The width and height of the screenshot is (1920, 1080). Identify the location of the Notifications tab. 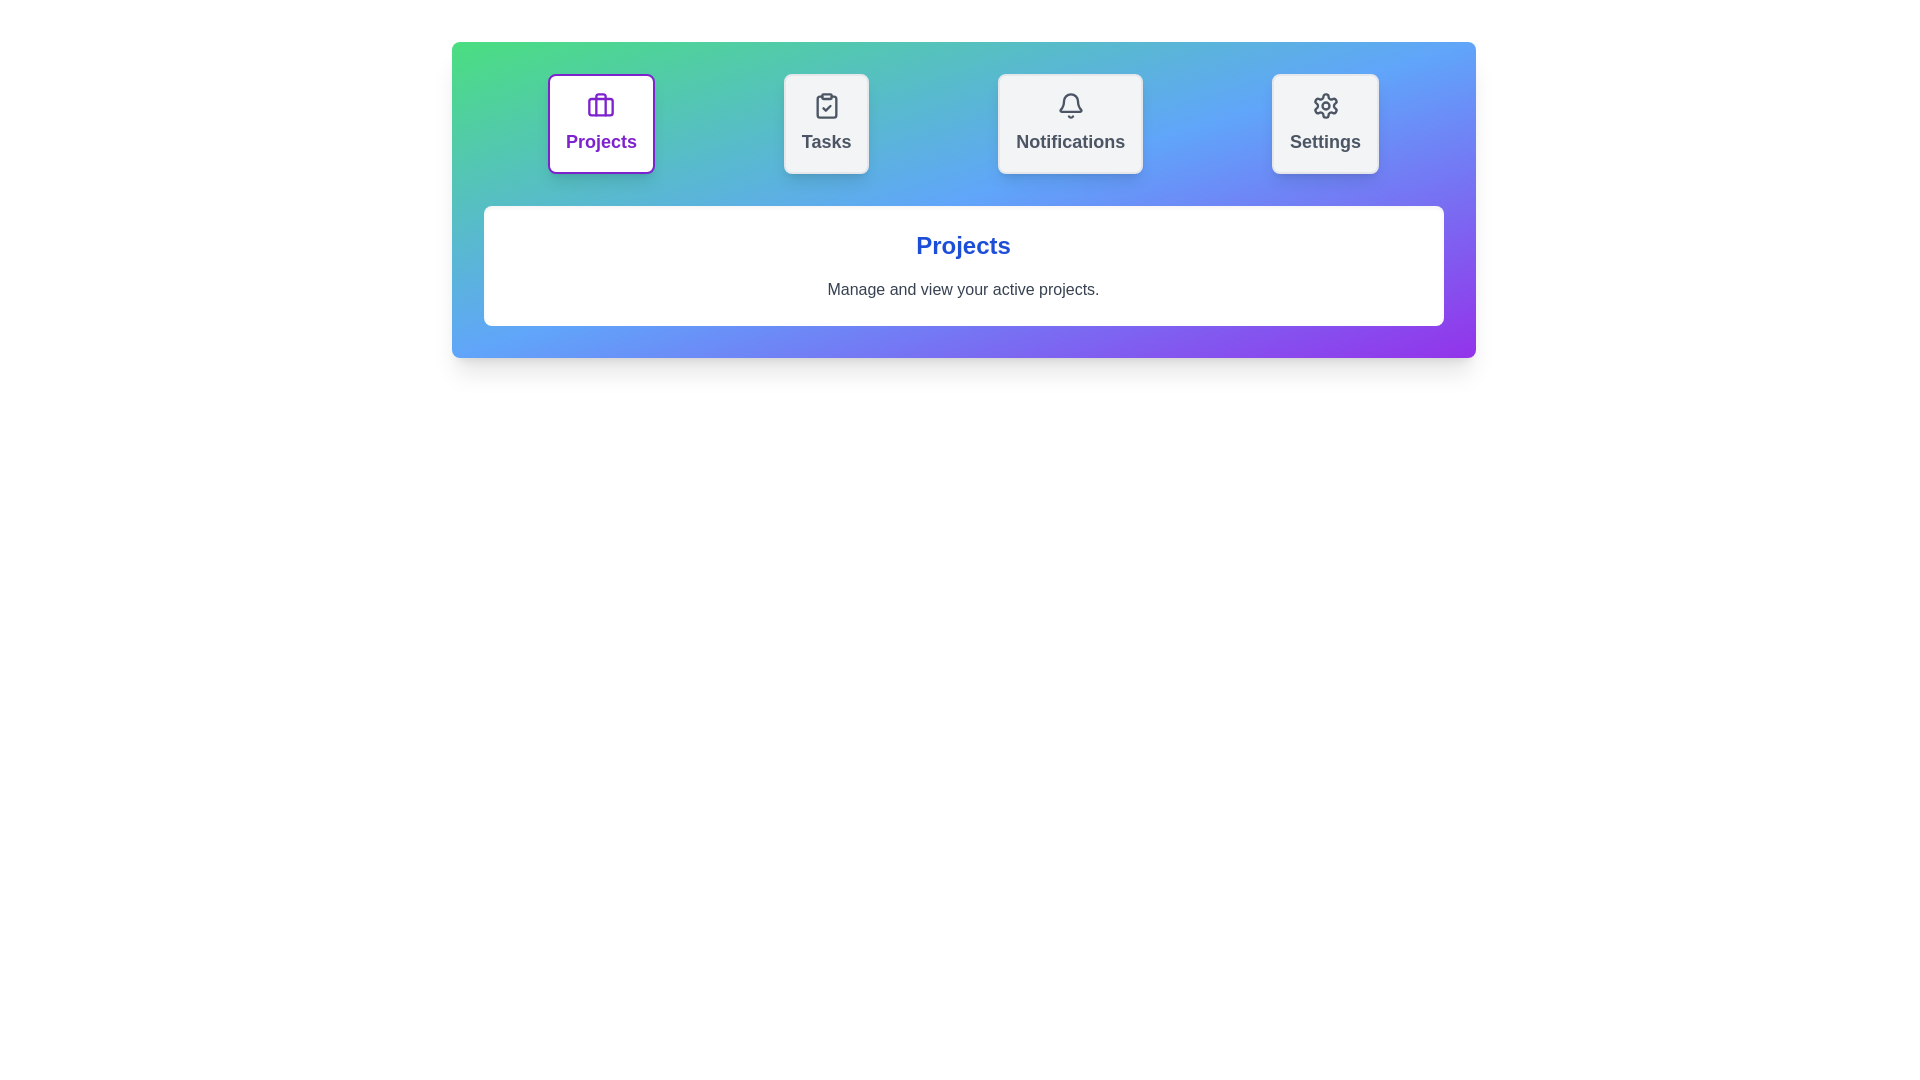
(1069, 123).